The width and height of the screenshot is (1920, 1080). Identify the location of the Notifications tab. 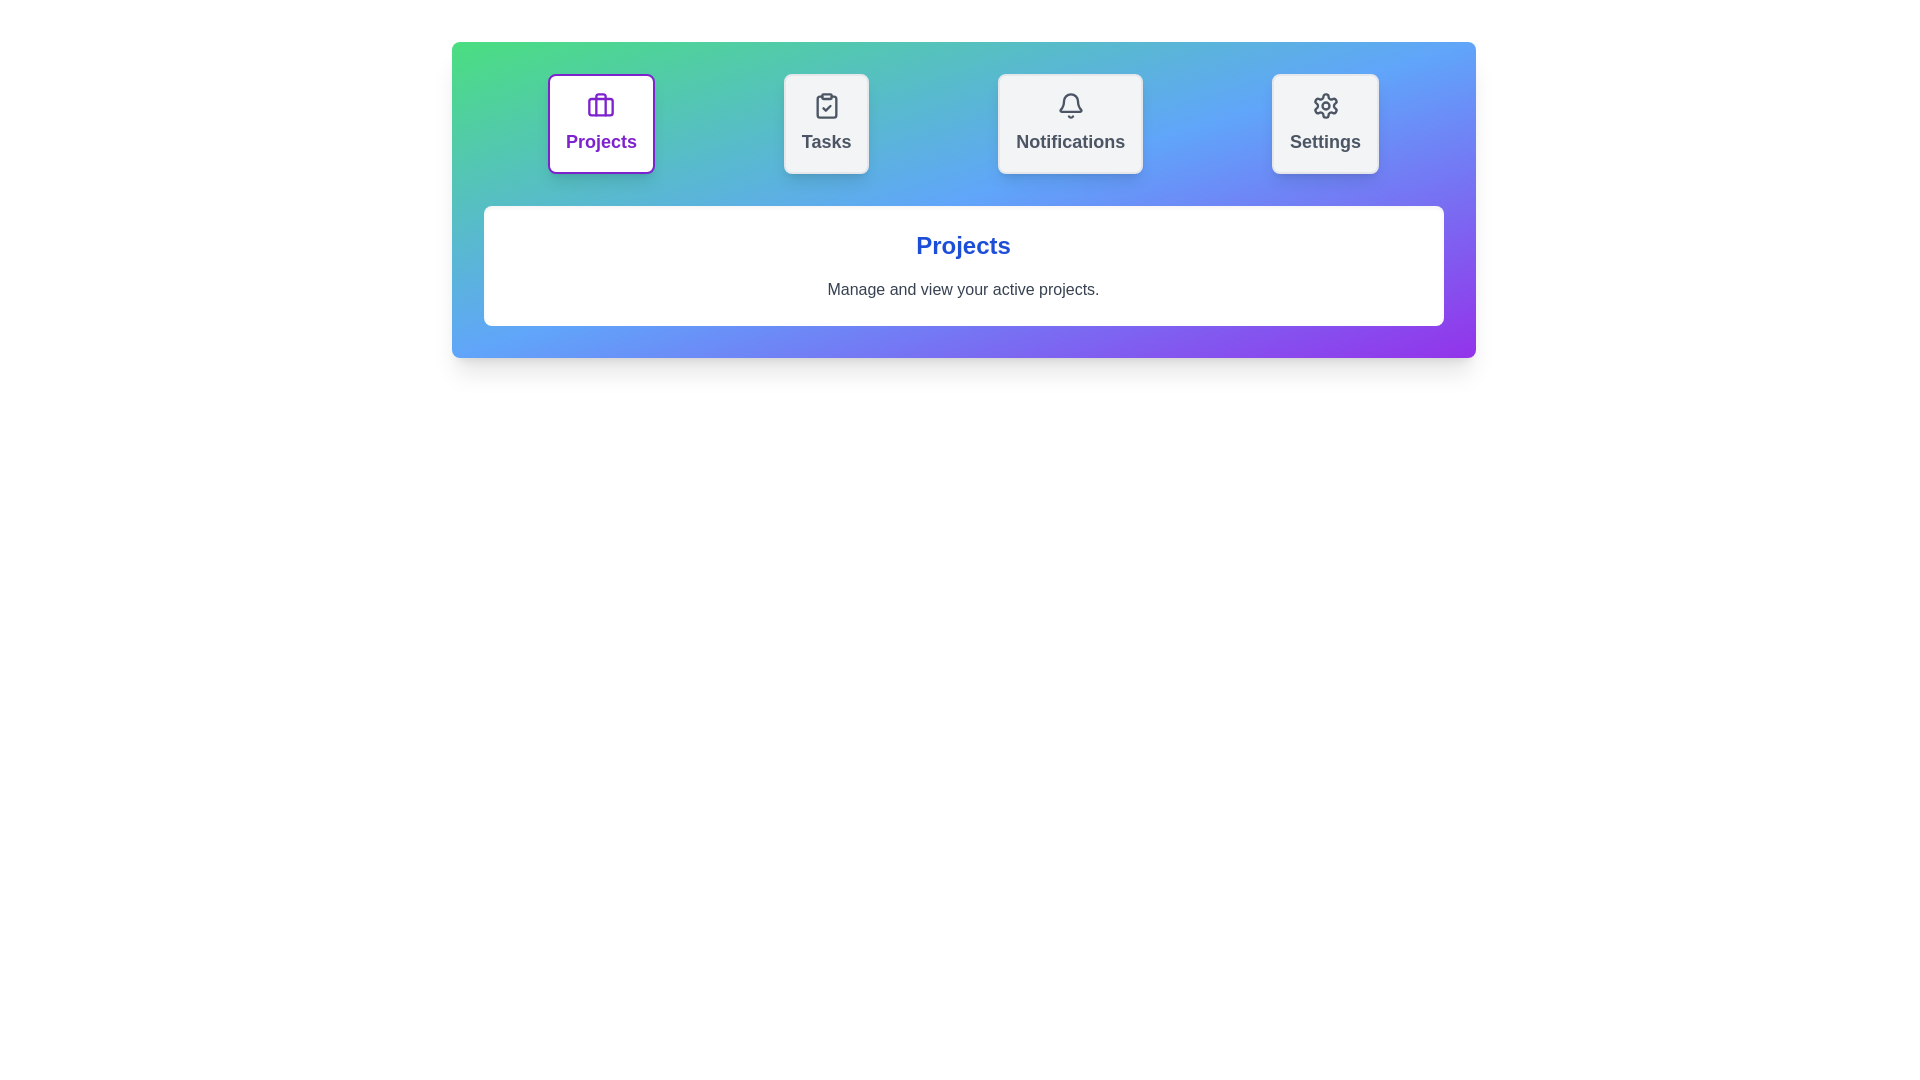
(1069, 123).